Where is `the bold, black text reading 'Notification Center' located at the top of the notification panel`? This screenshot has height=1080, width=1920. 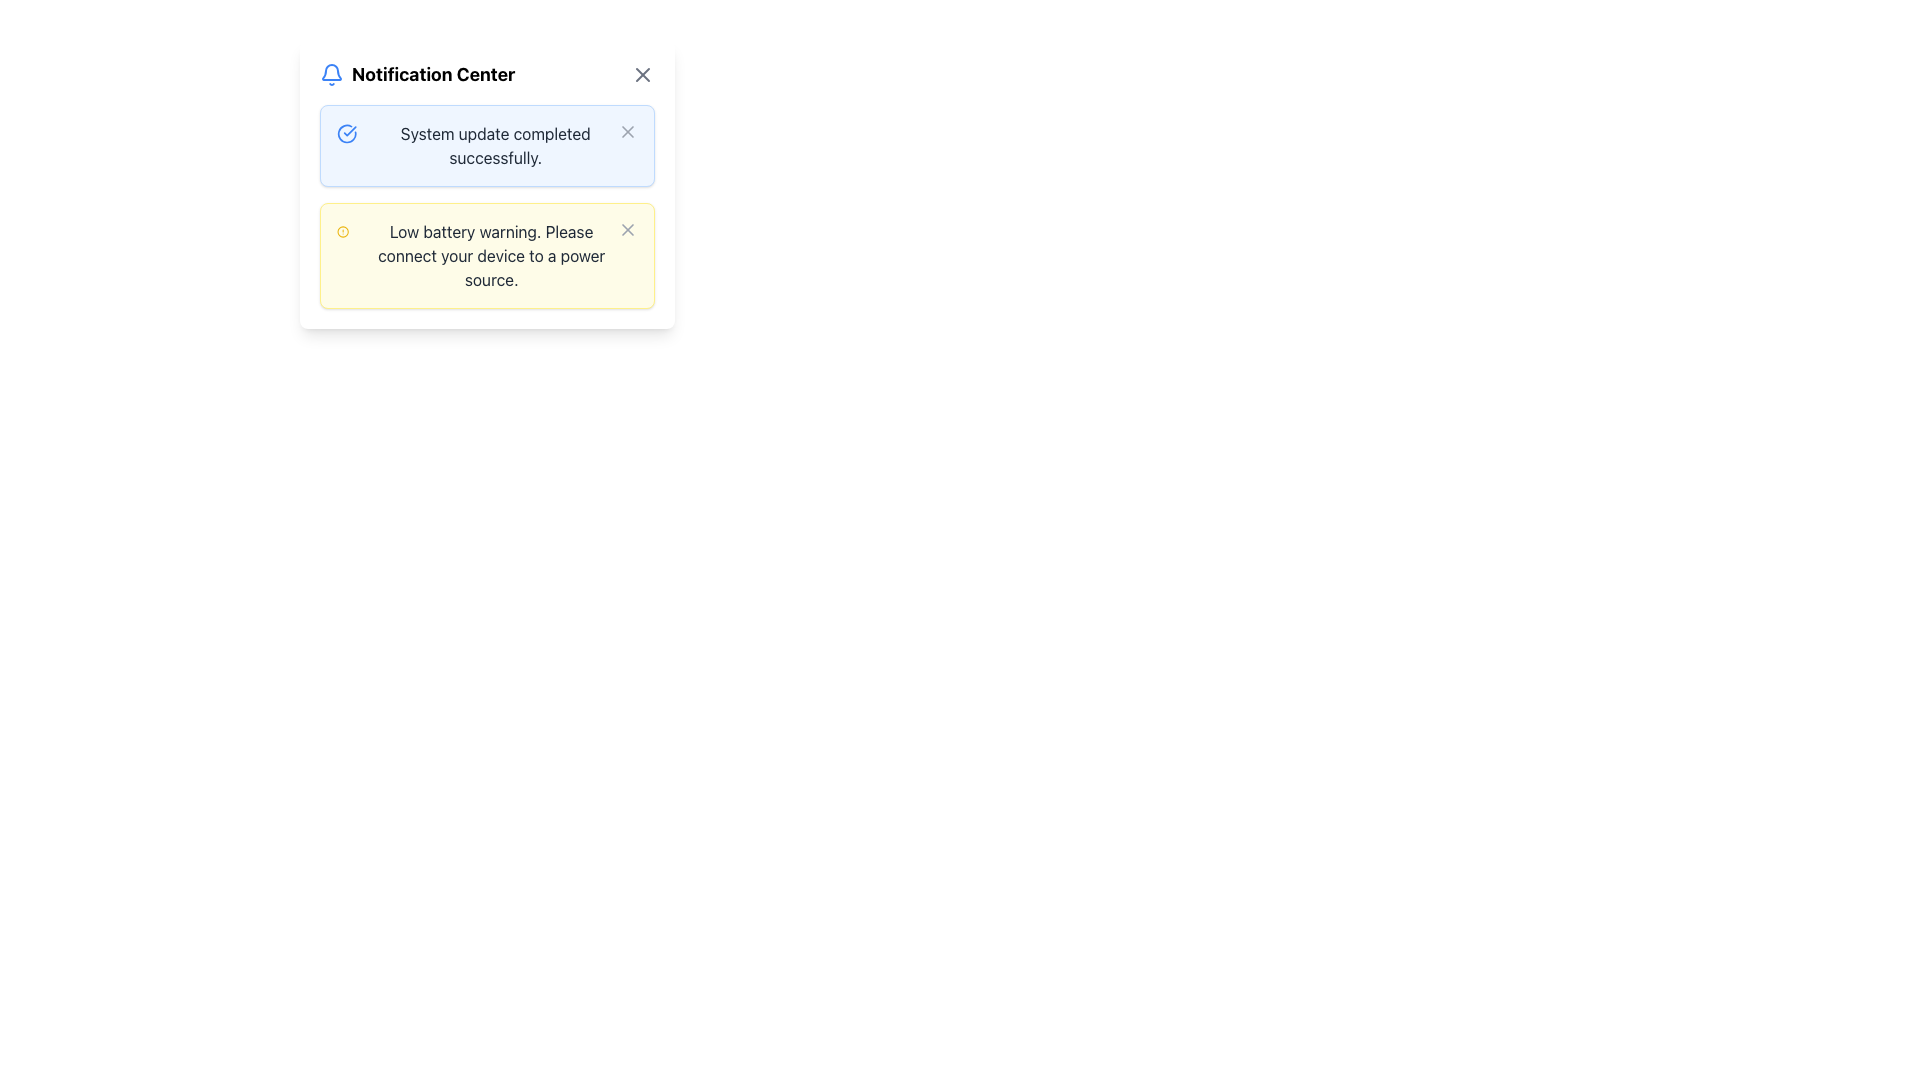
the bold, black text reading 'Notification Center' located at the top of the notification panel is located at coordinates (432, 73).